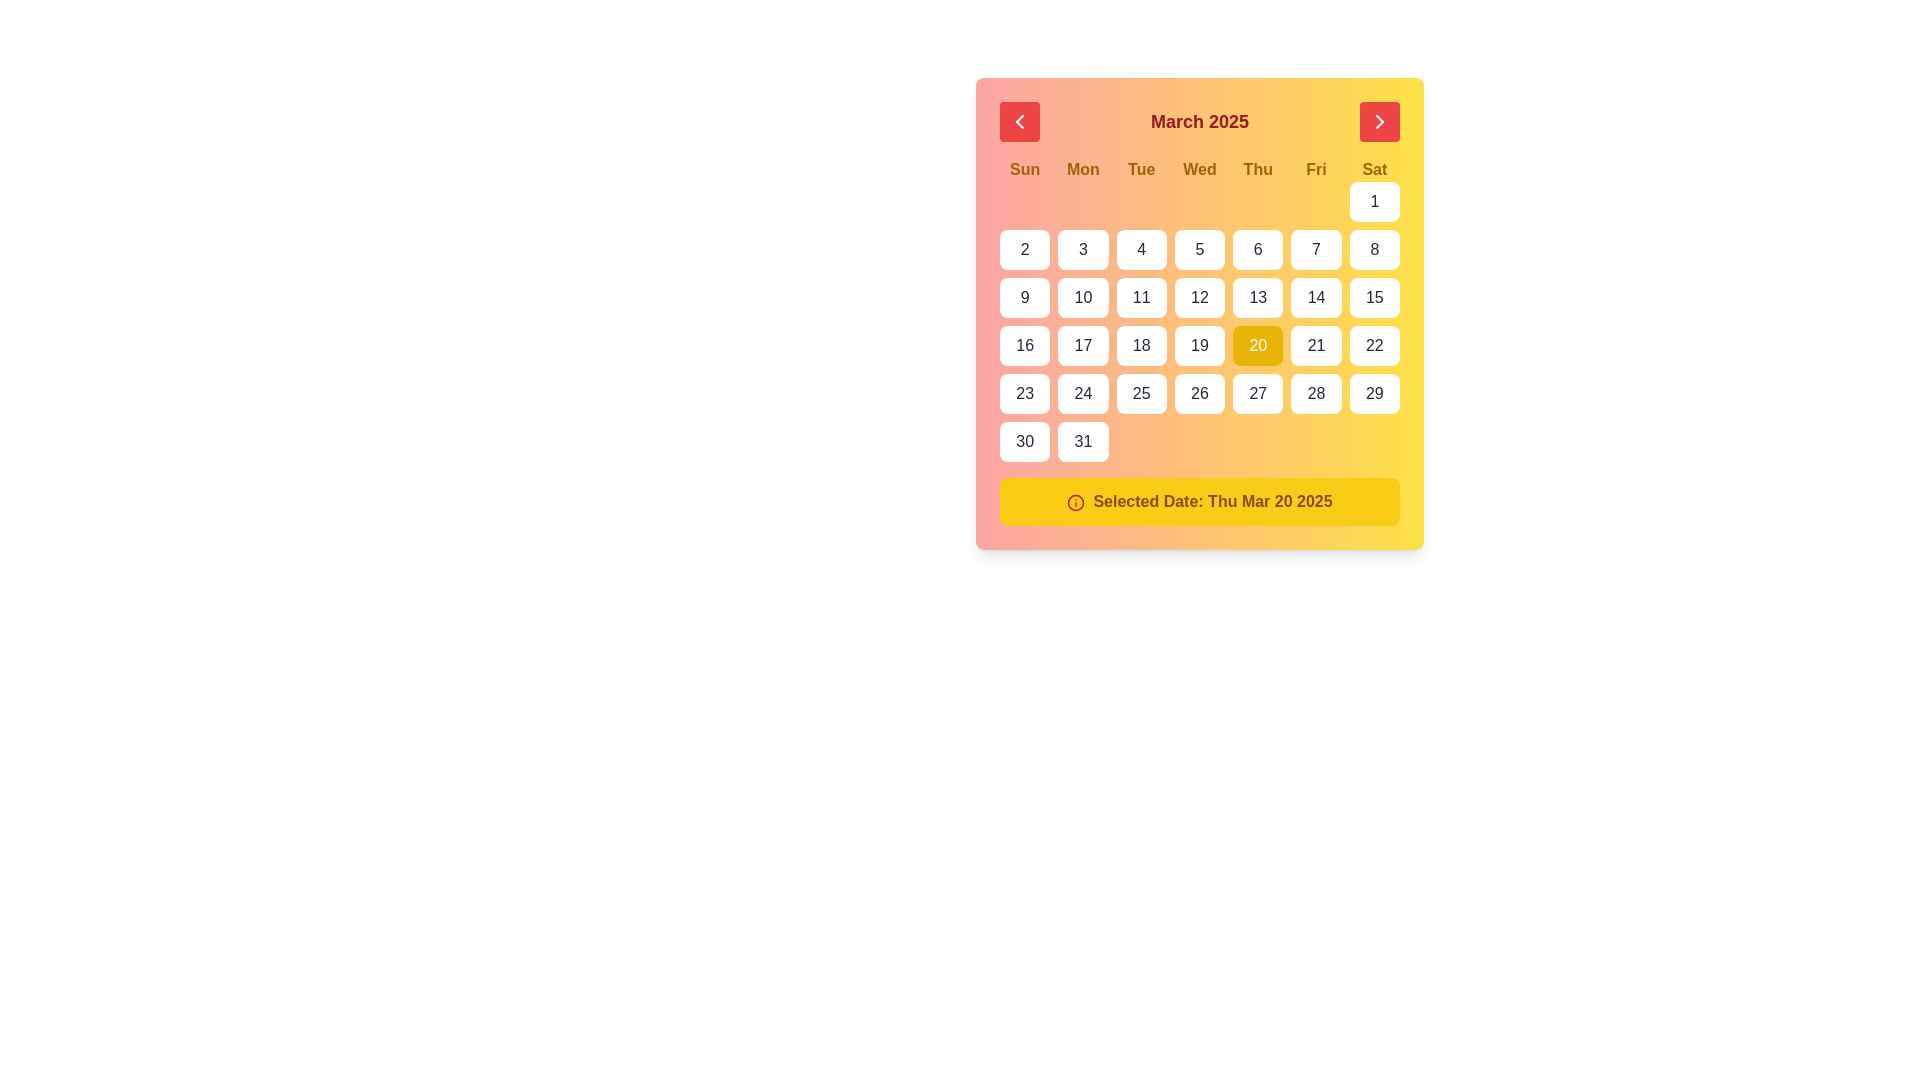 This screenshot has width=1920, height=1080. What do you see at coordinates (1141, 297) in the screenshot?
I see `the button representing the 11th day of March 2025 in the calendar interface` at bounding box center [1141, 297].